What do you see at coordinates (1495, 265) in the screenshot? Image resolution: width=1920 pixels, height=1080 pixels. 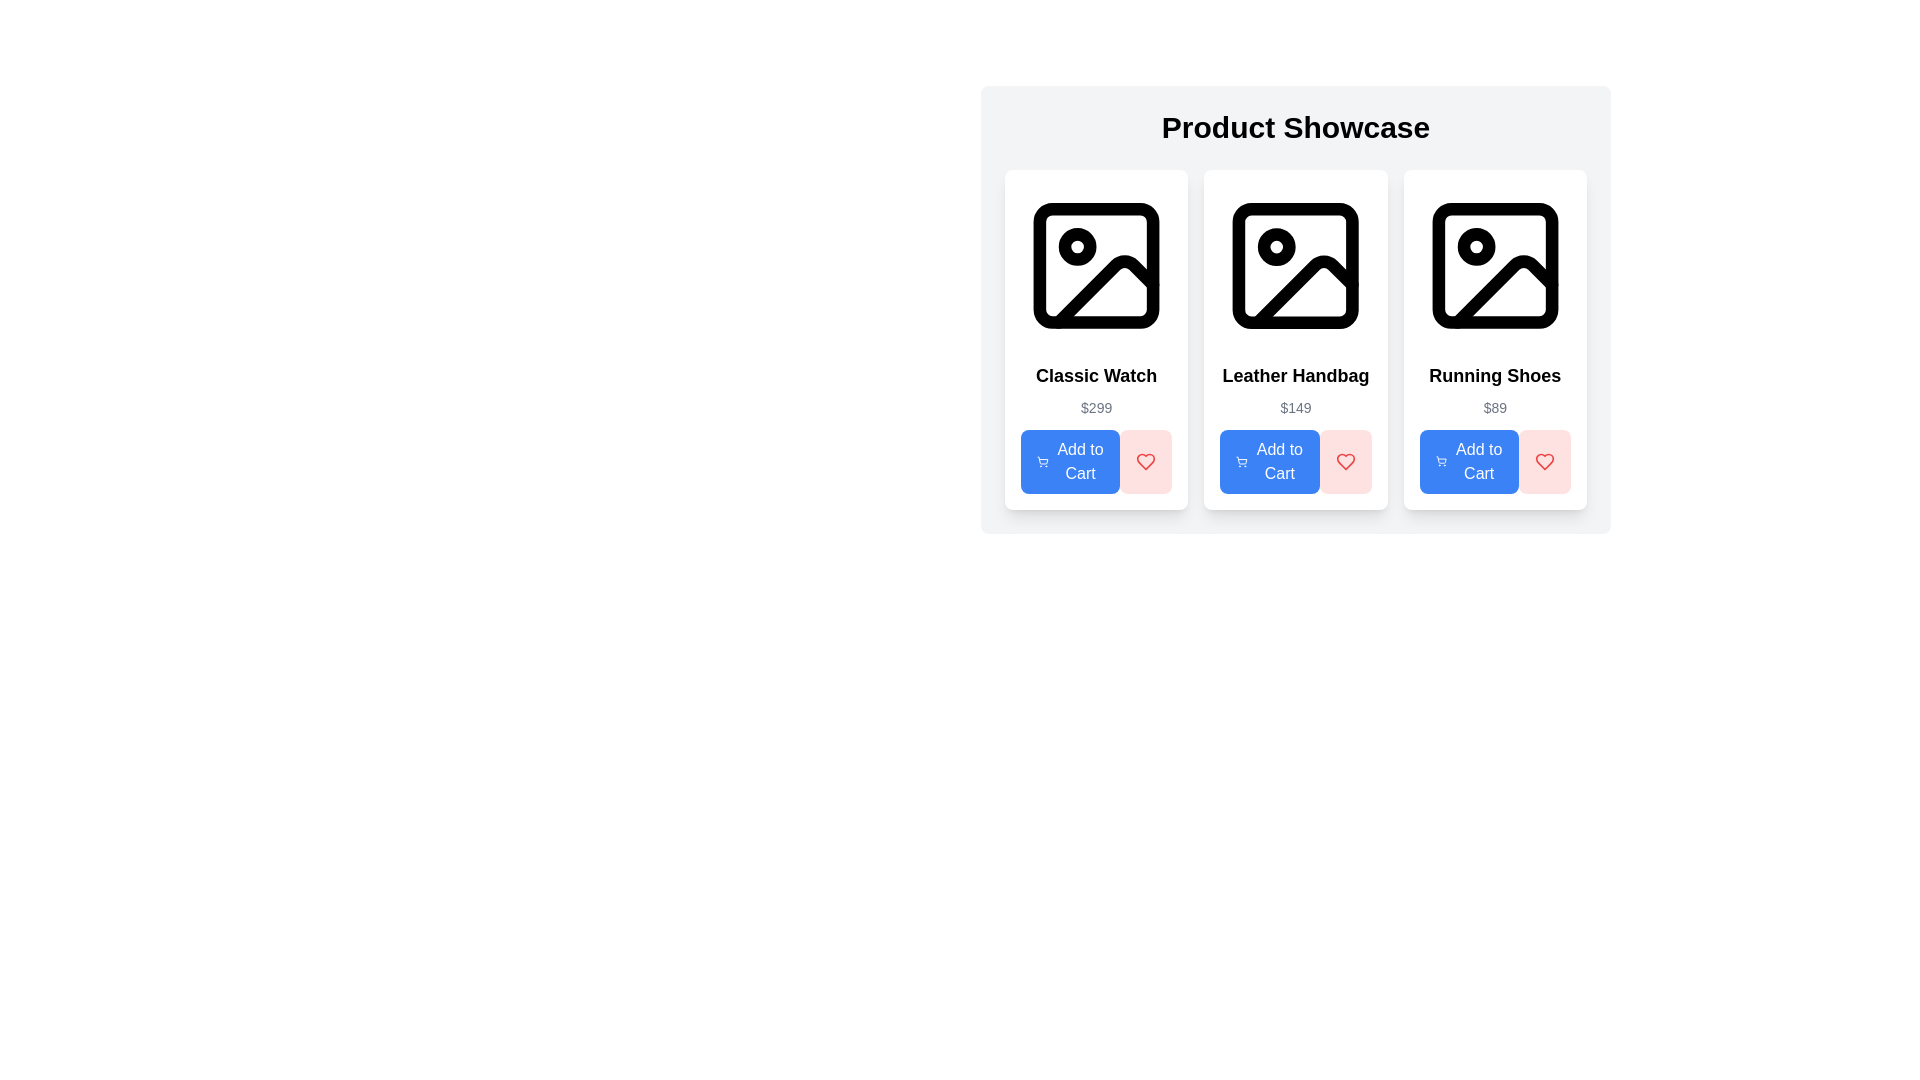 I see `the graphical icon component representing an image placeholder in the third card labeled 'Running Shoes' of the horizontal product showcase layout` at bounding box center [1495, 265].